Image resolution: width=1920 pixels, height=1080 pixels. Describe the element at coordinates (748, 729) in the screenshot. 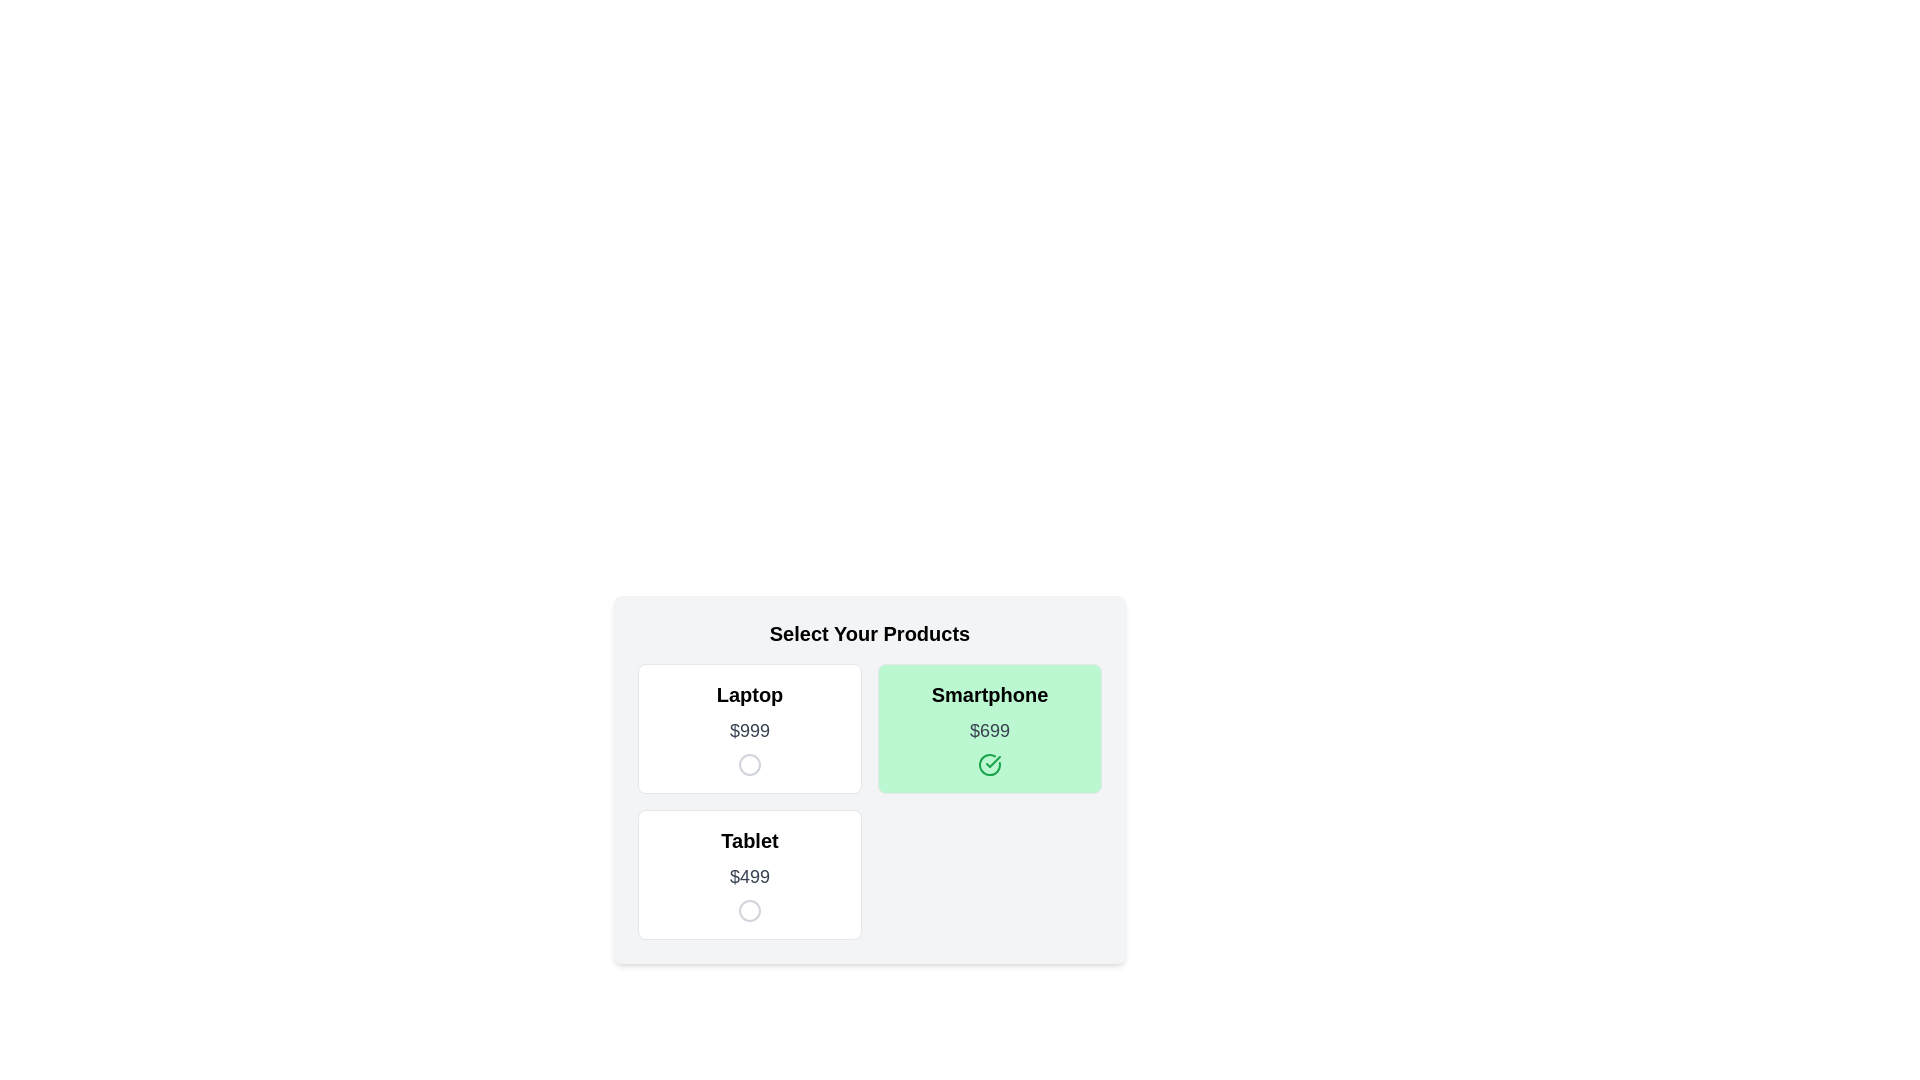

I see `the product card for Laptop` at that location.